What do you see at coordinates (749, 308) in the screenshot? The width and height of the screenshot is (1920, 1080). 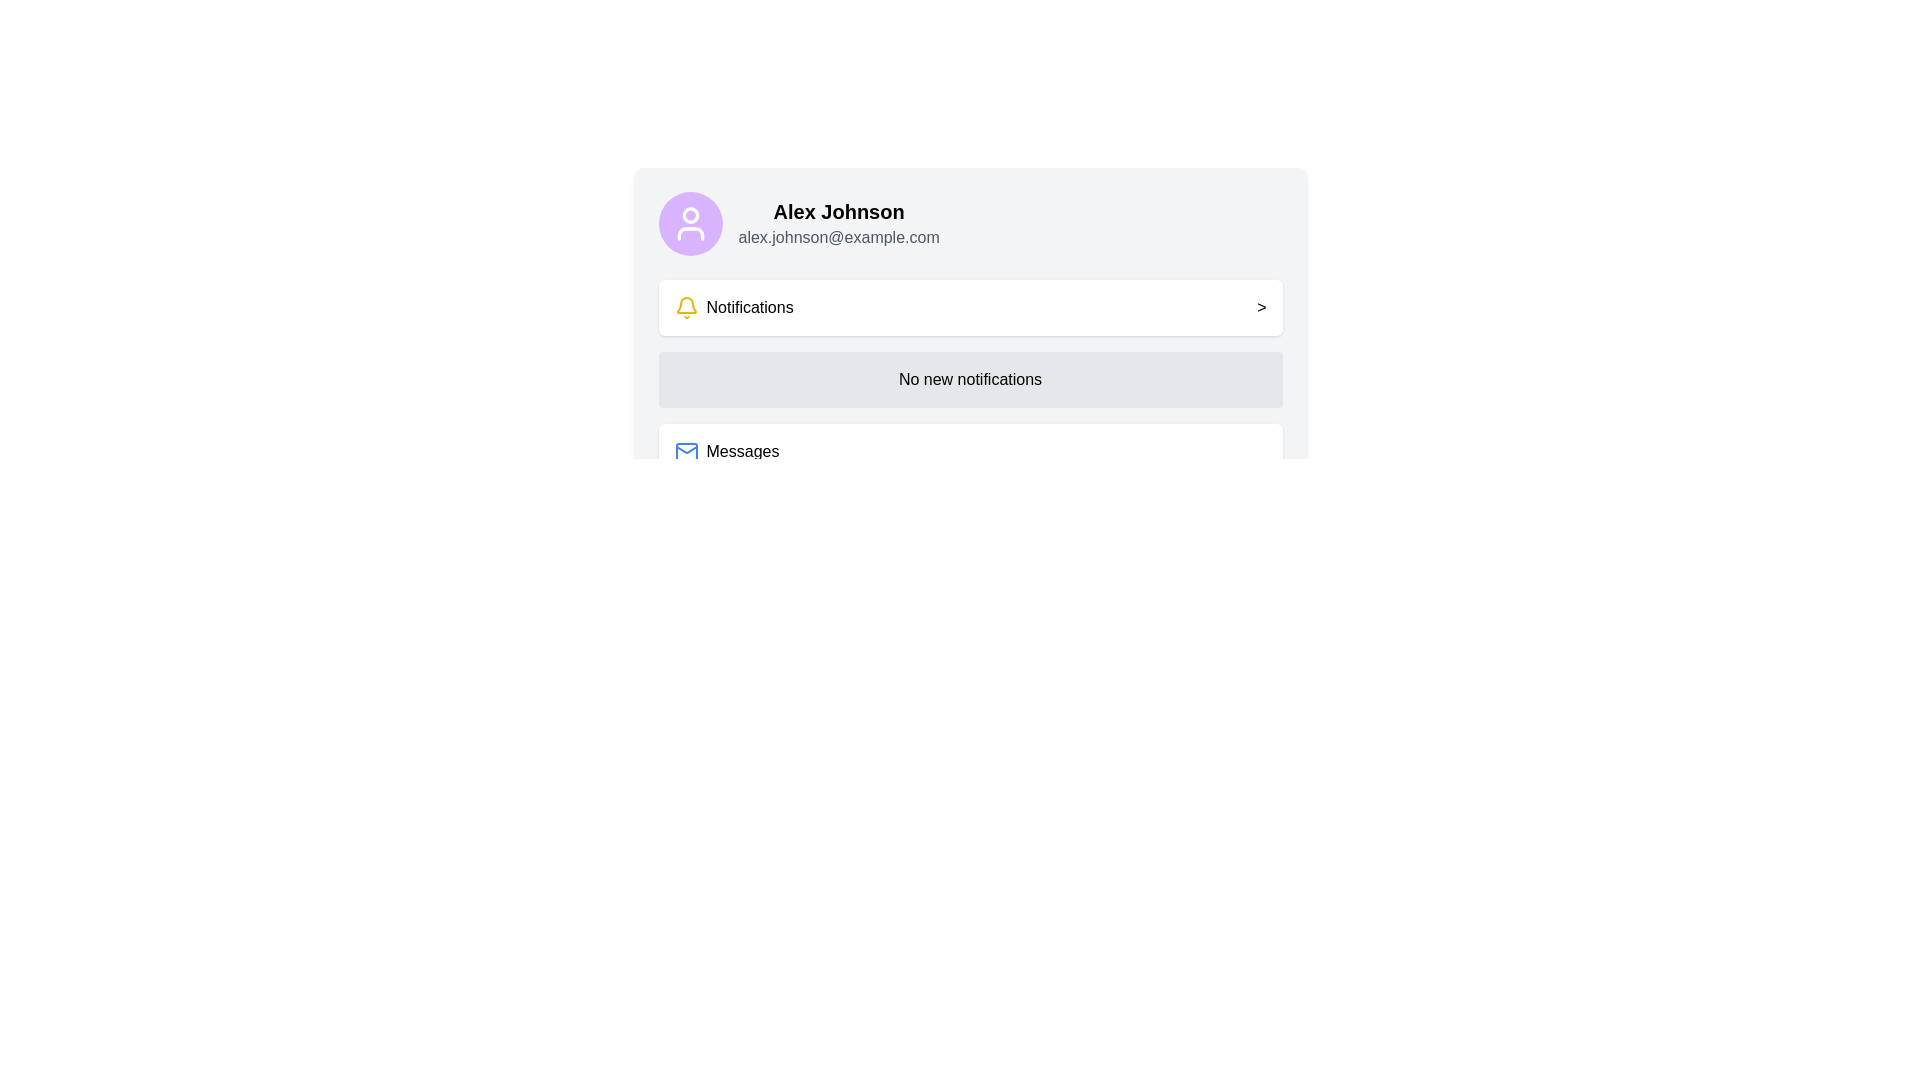 I see `the 'Notifications' label` at bounding box center [749, 308].